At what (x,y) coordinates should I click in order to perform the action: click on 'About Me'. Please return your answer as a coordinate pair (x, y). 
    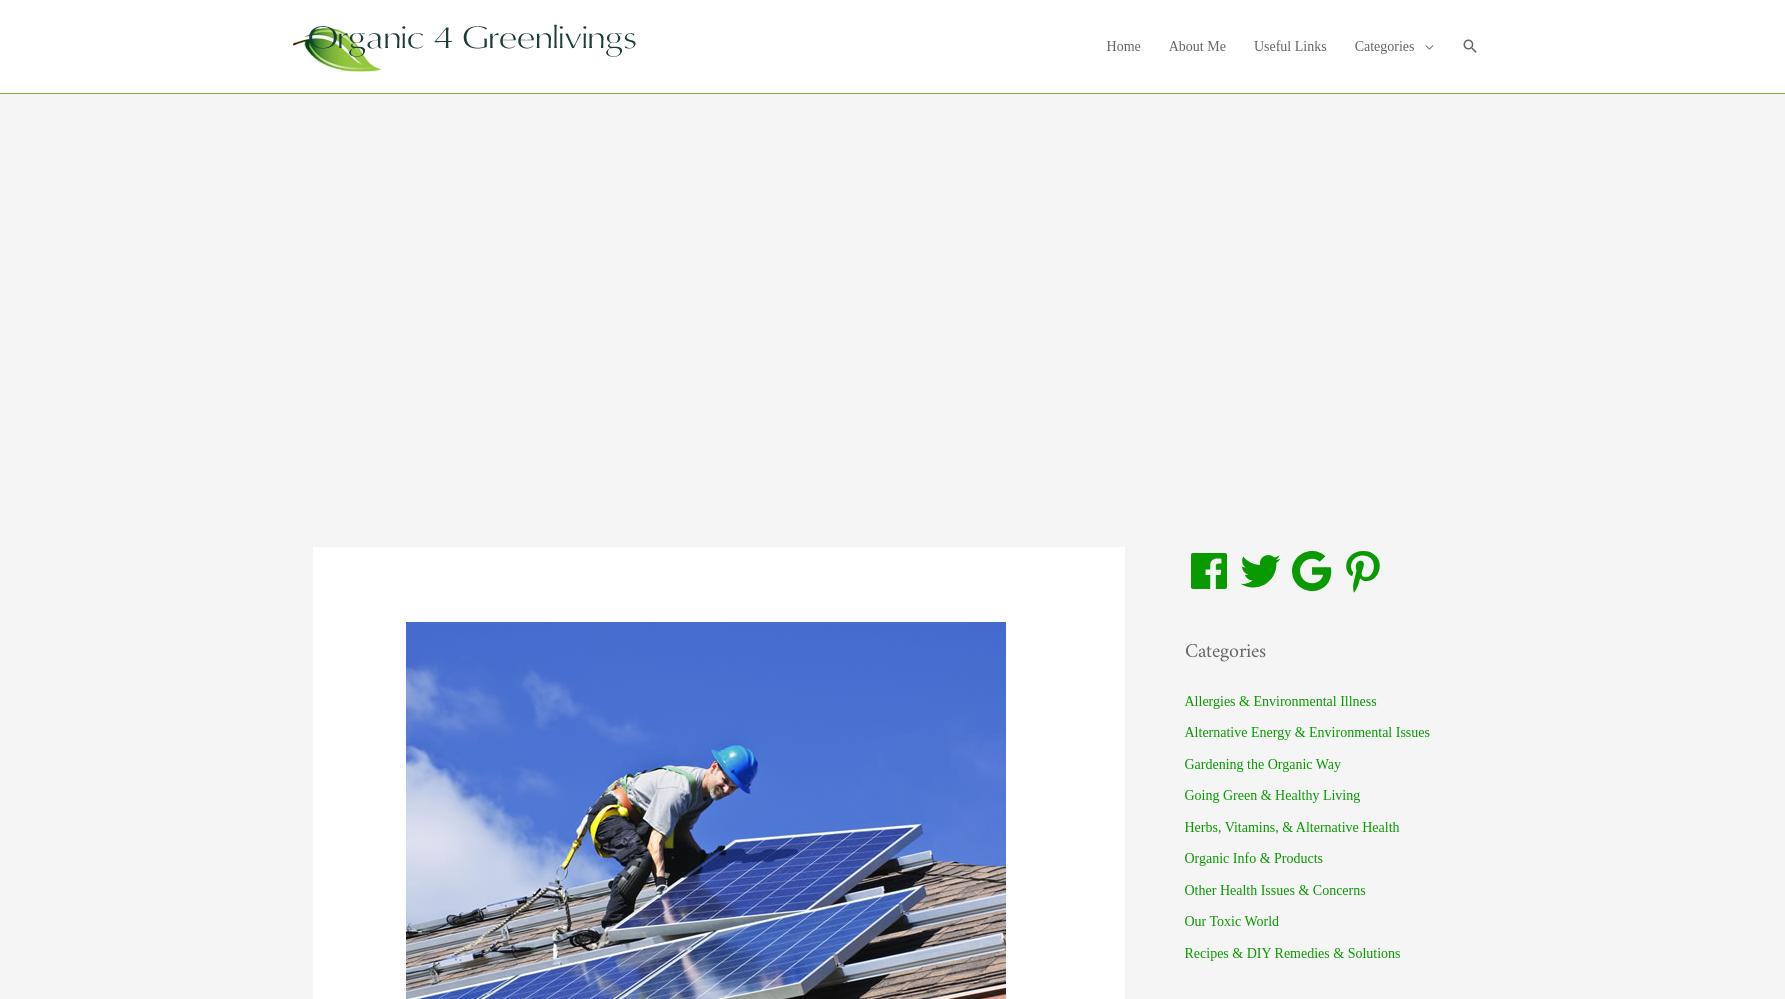
    Looking at the image, I should click on (1195, 45).